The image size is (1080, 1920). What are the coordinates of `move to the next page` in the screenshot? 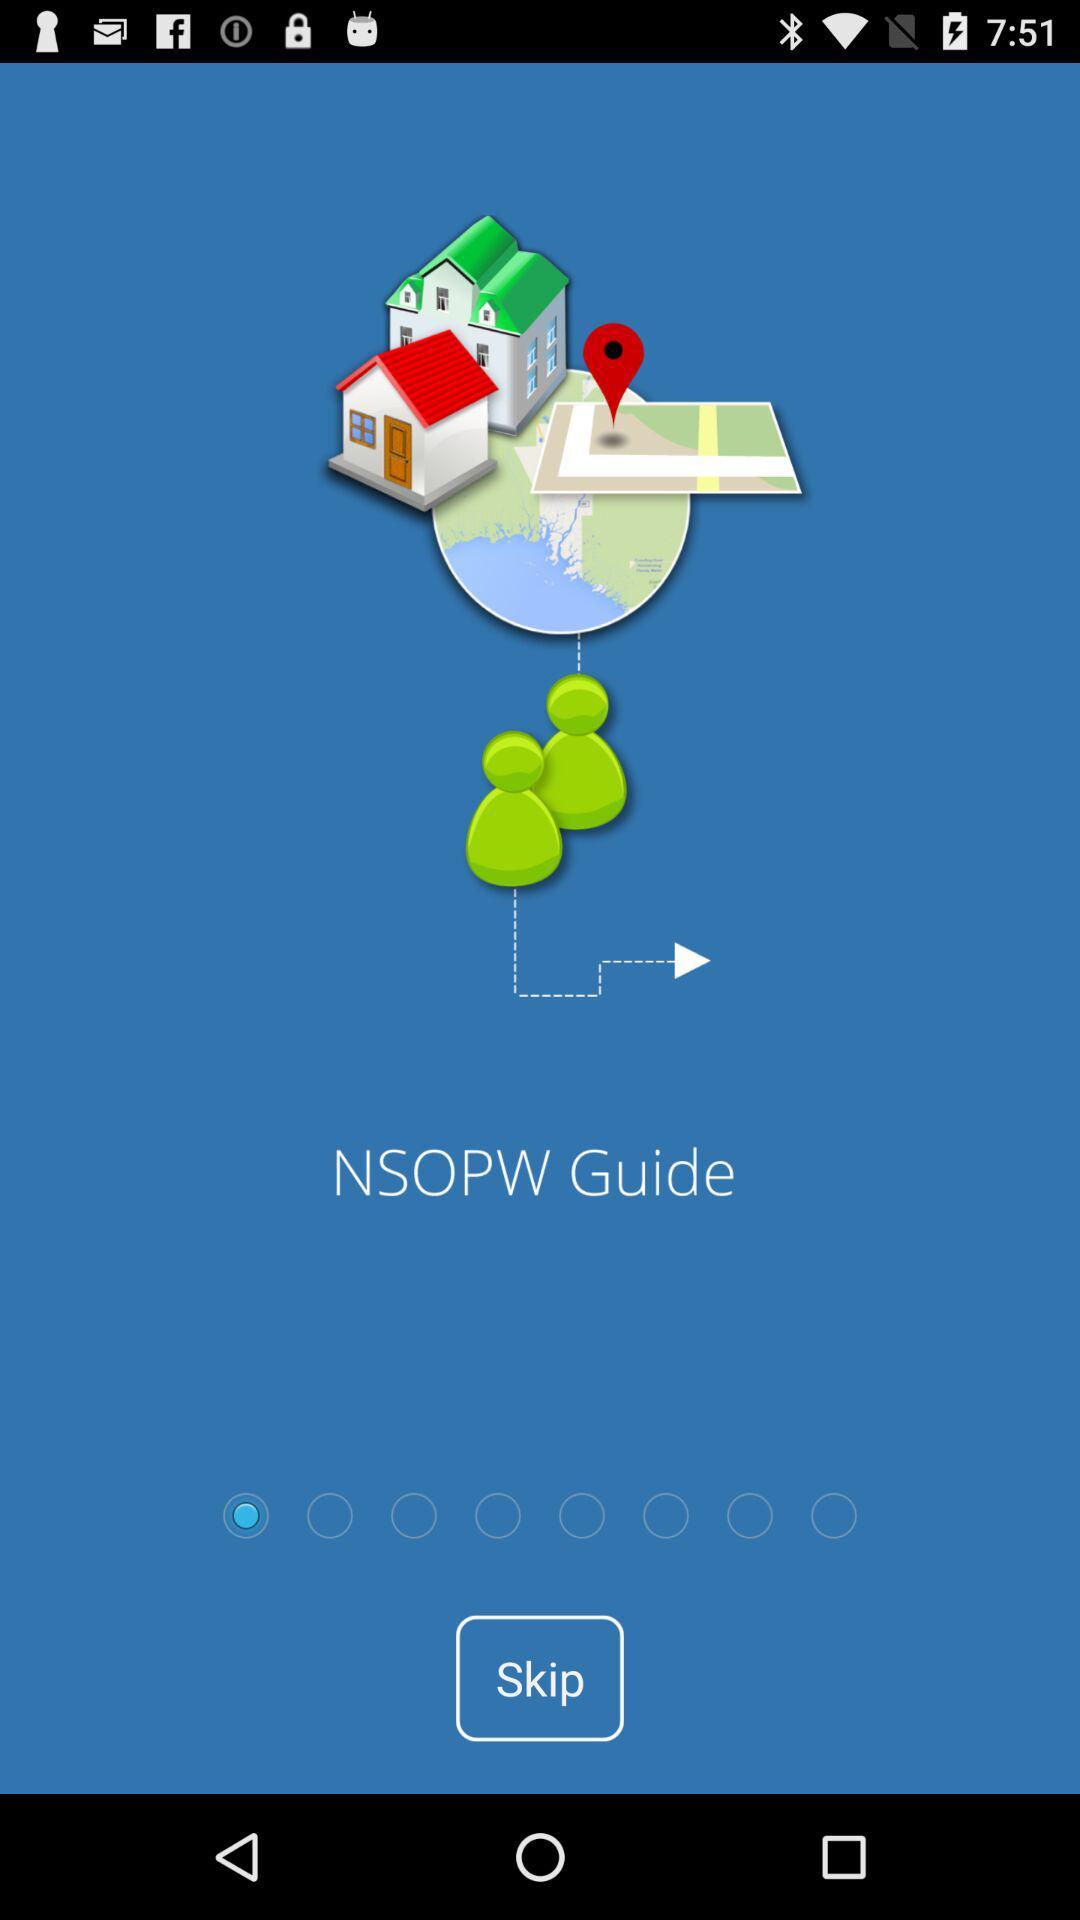 It's located at (329, 1515).